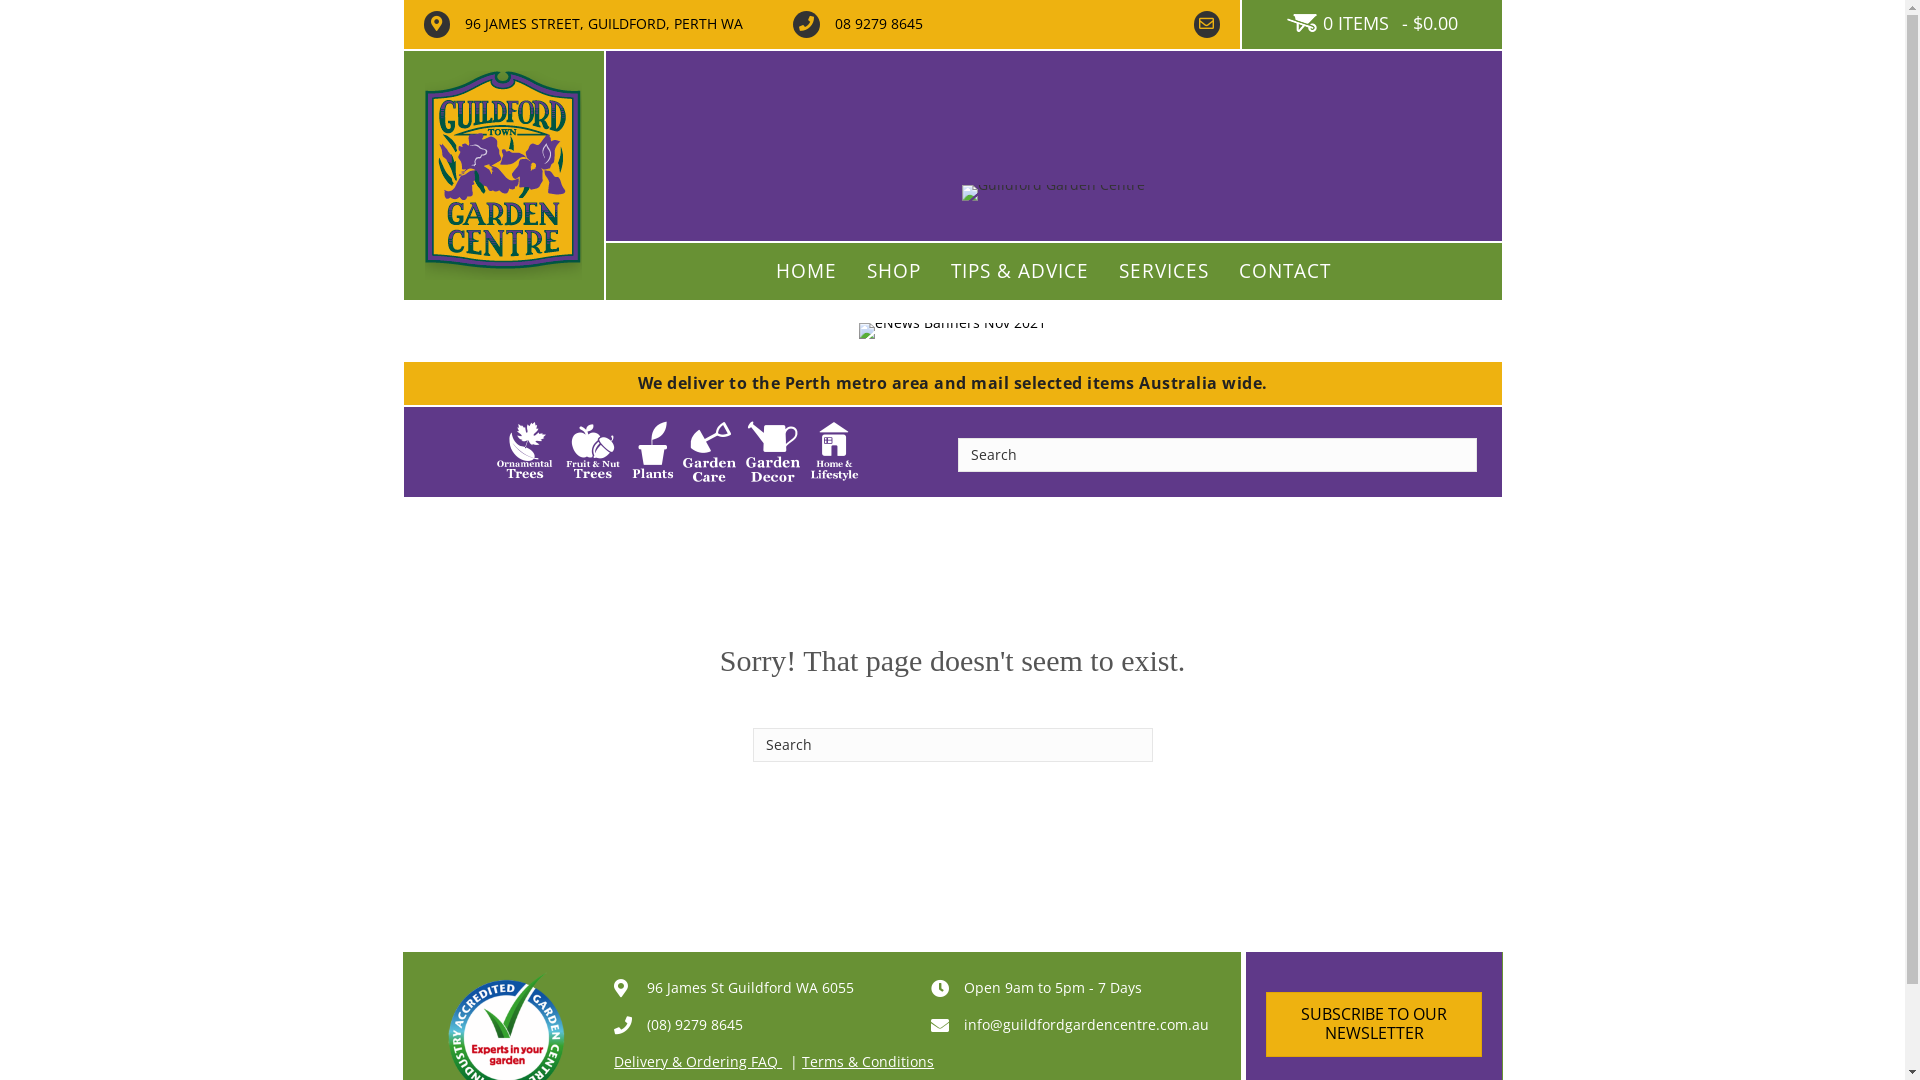 This screenshot has width=1920, height=1080. What do you see at coordinates (1052, 192) in the screenshot?
I see `'Site Header TItle Graphic'` at bounding box center [1052, 192].